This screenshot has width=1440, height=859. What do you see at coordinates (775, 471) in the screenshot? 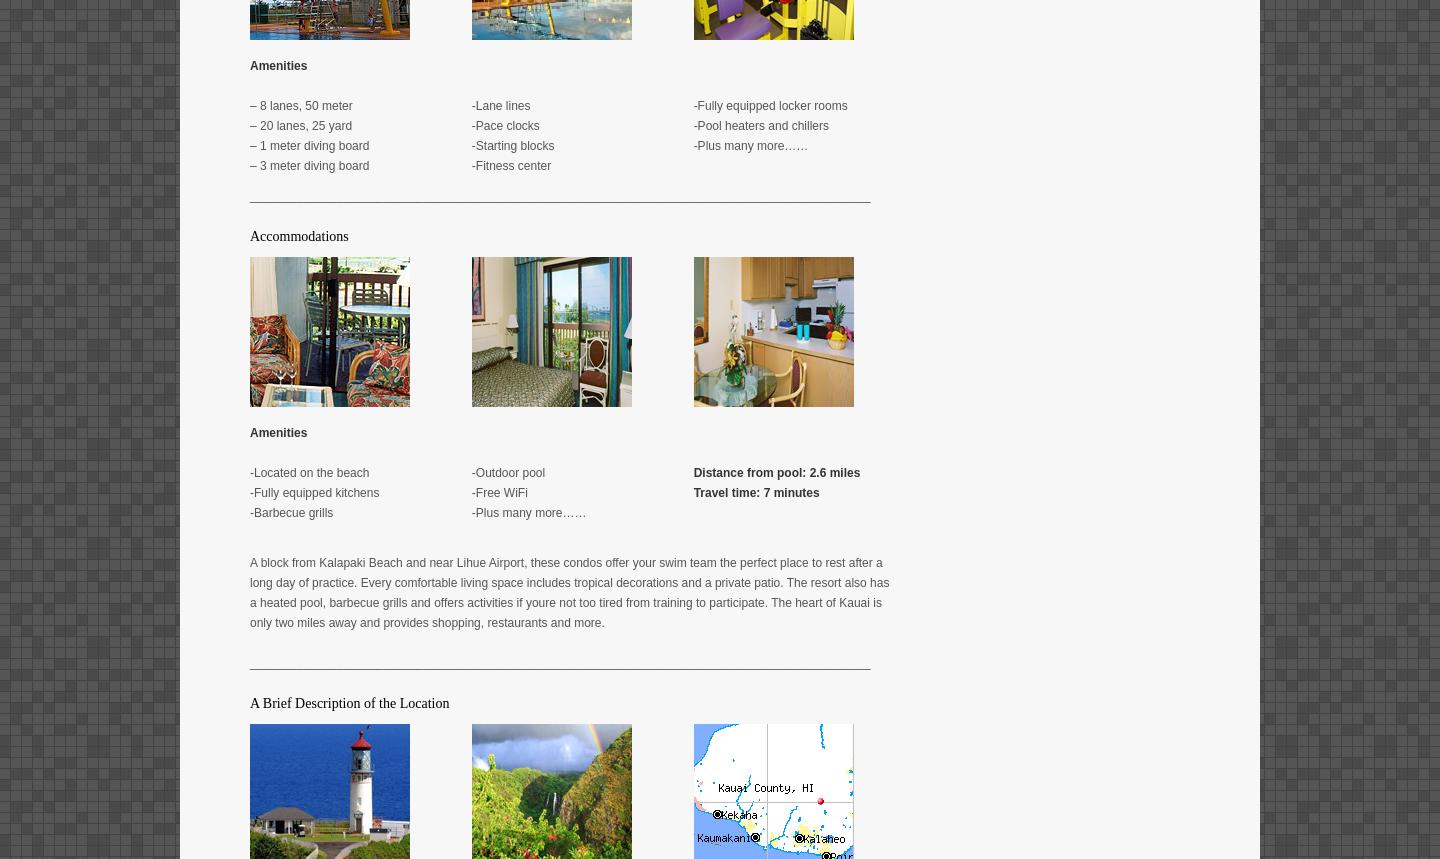
I see `'Distance from pool: 2.6 miles'` at bounding box center [775, 471].